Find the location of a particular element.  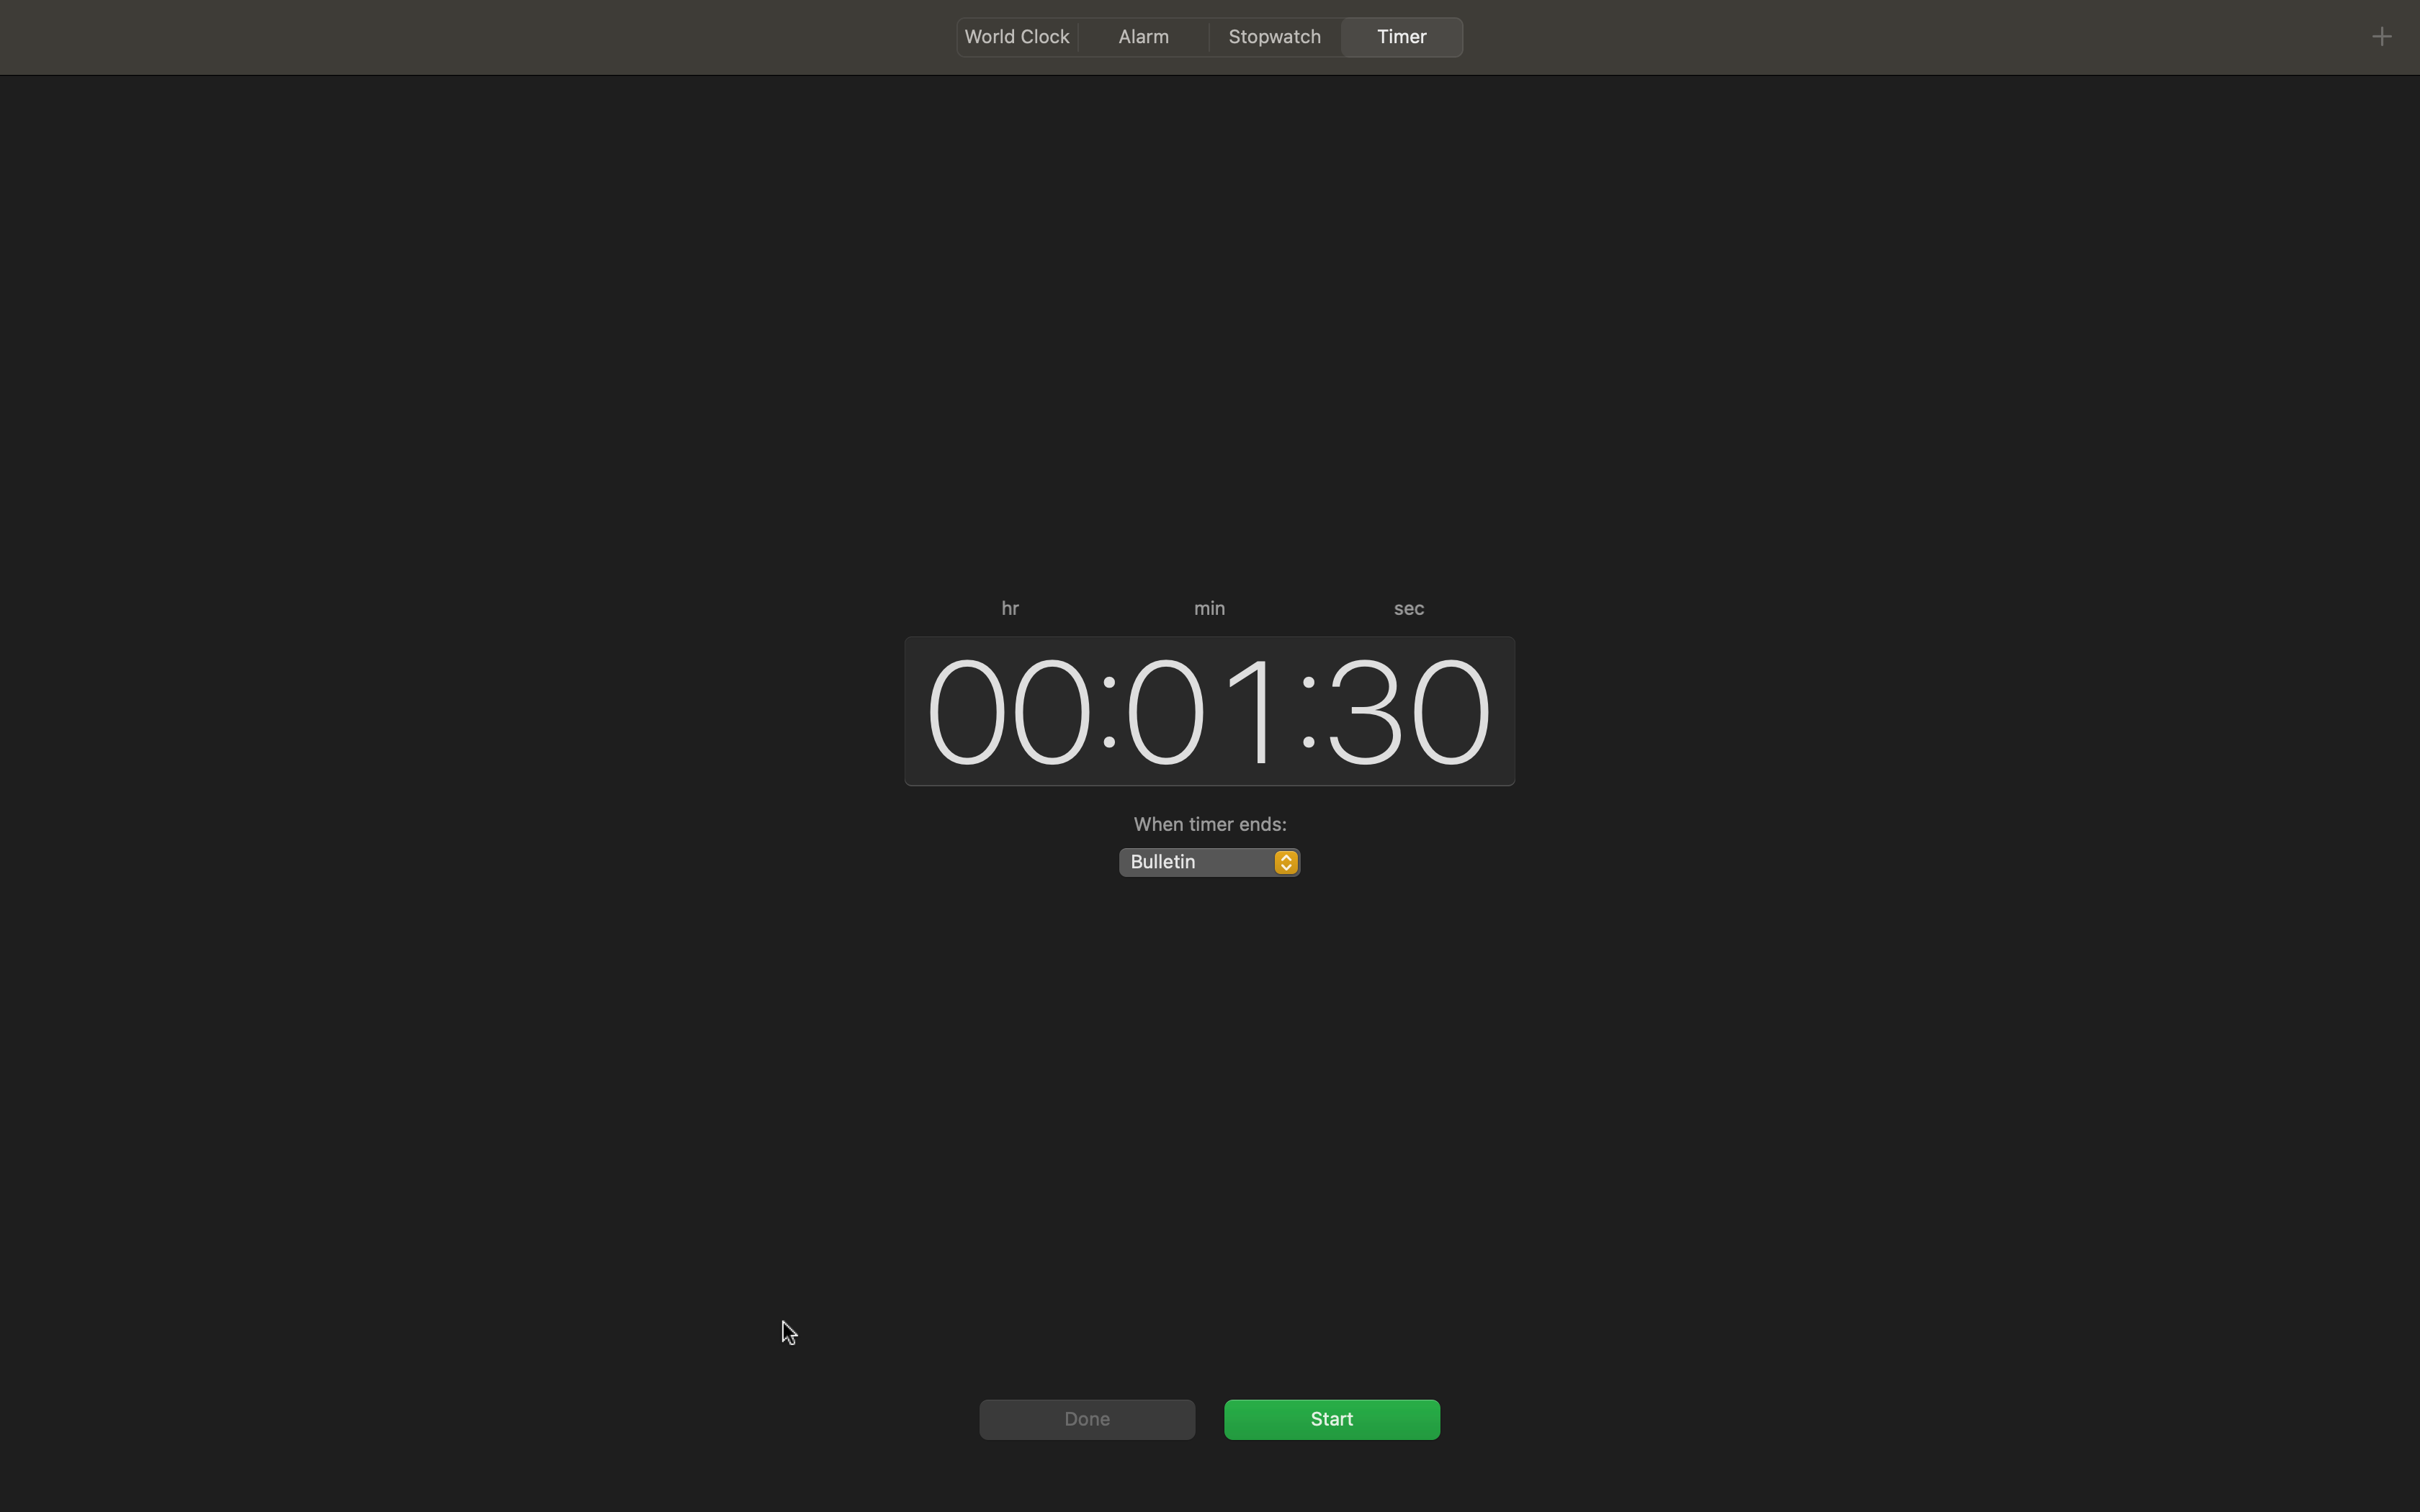

the current hour mode to 12 hours is located at coordinates (1000, 707).